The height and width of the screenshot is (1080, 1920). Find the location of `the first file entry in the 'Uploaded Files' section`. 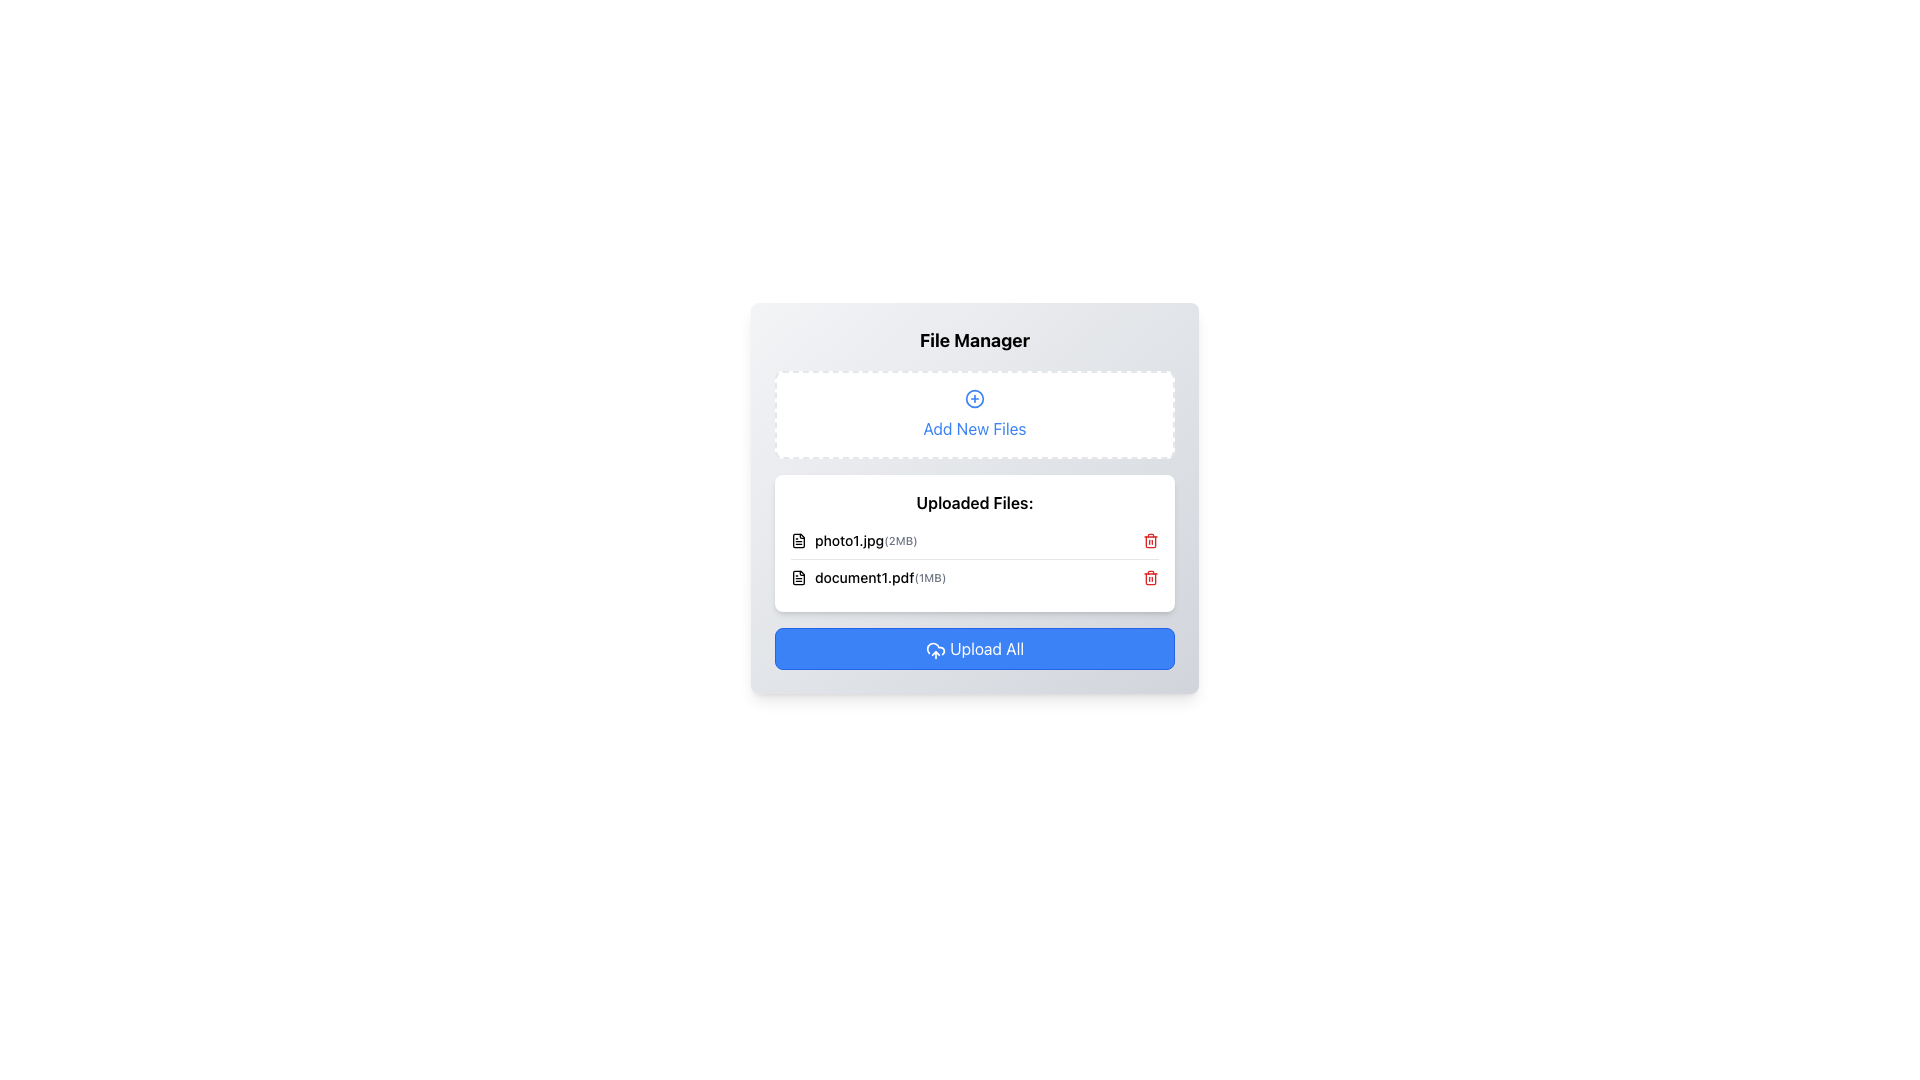

the first file entry in the 'Uploaded Files' section is located at coordinates (854, 540).